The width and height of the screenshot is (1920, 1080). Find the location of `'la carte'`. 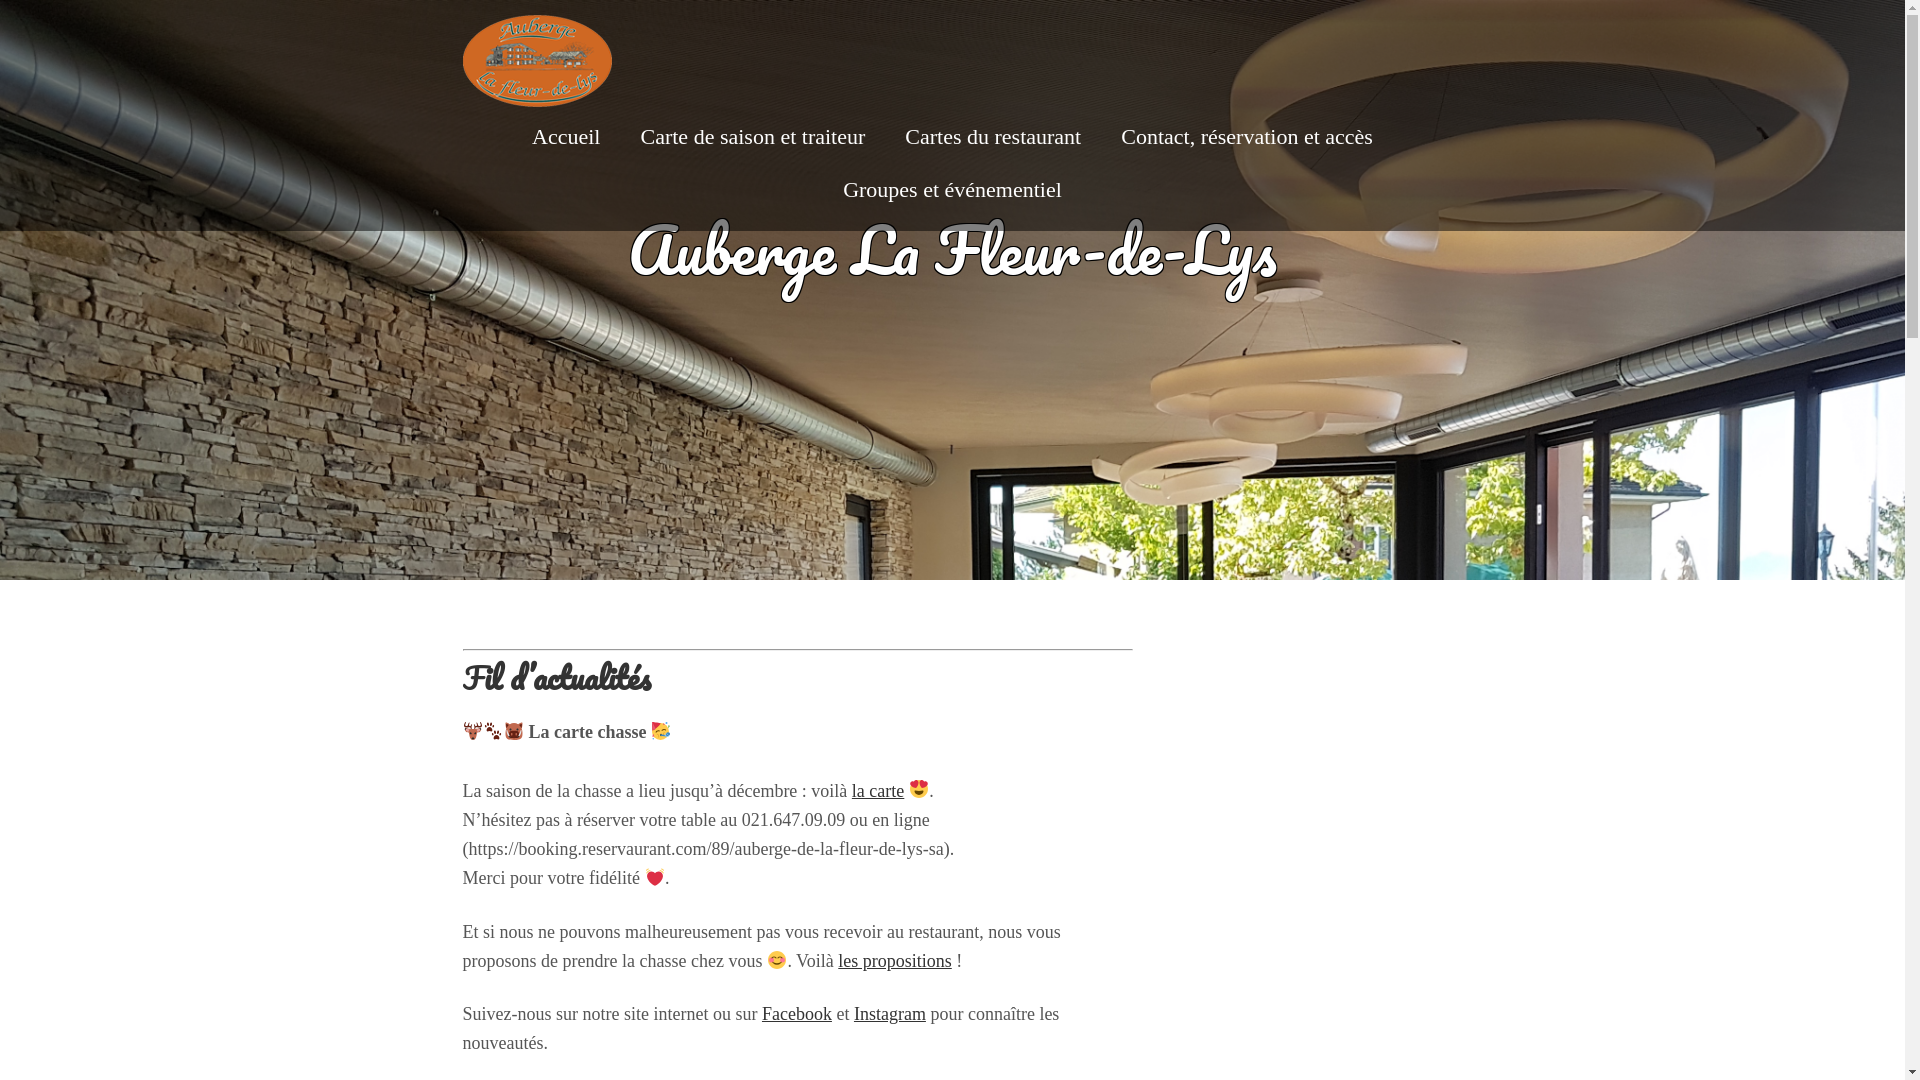

'la carte' is located at coordinates (878, 789).